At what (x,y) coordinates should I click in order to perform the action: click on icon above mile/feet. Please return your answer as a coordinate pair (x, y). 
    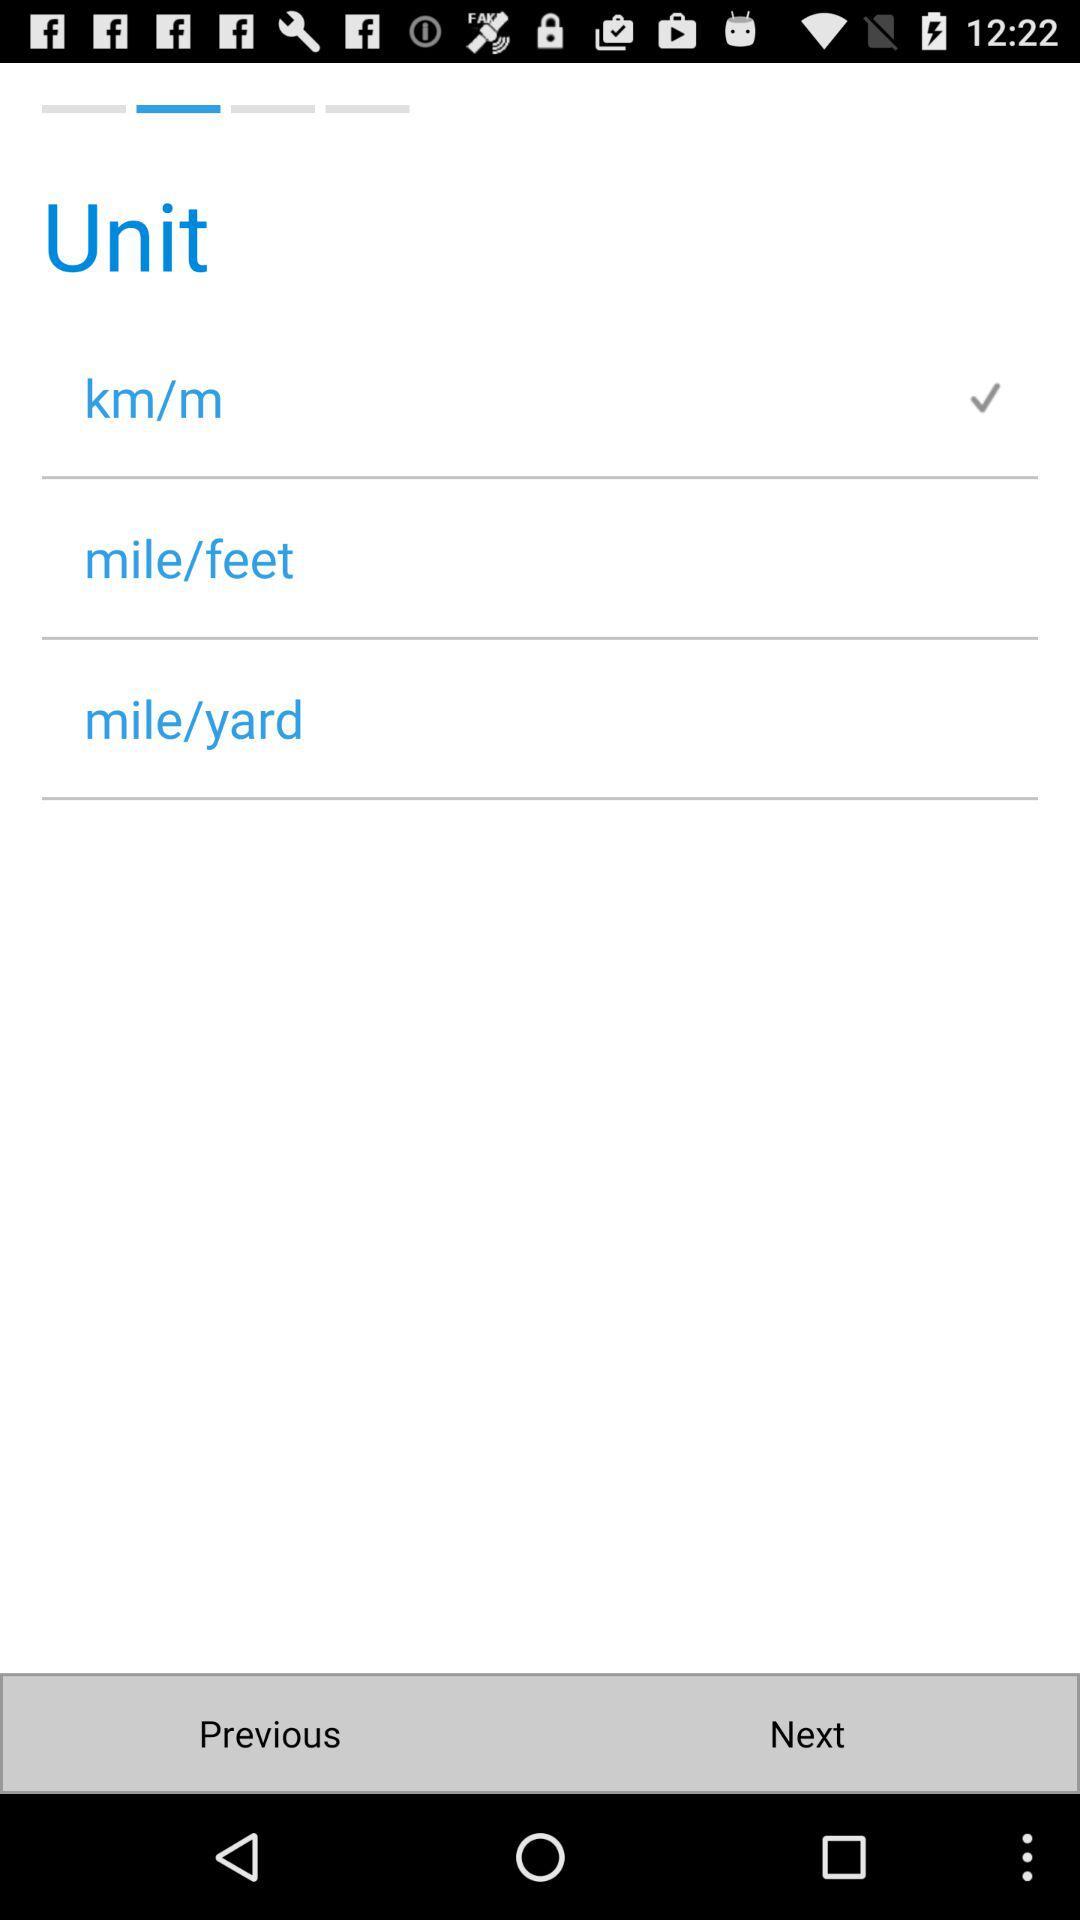
    Looking at the image, I should click on (502, 397).